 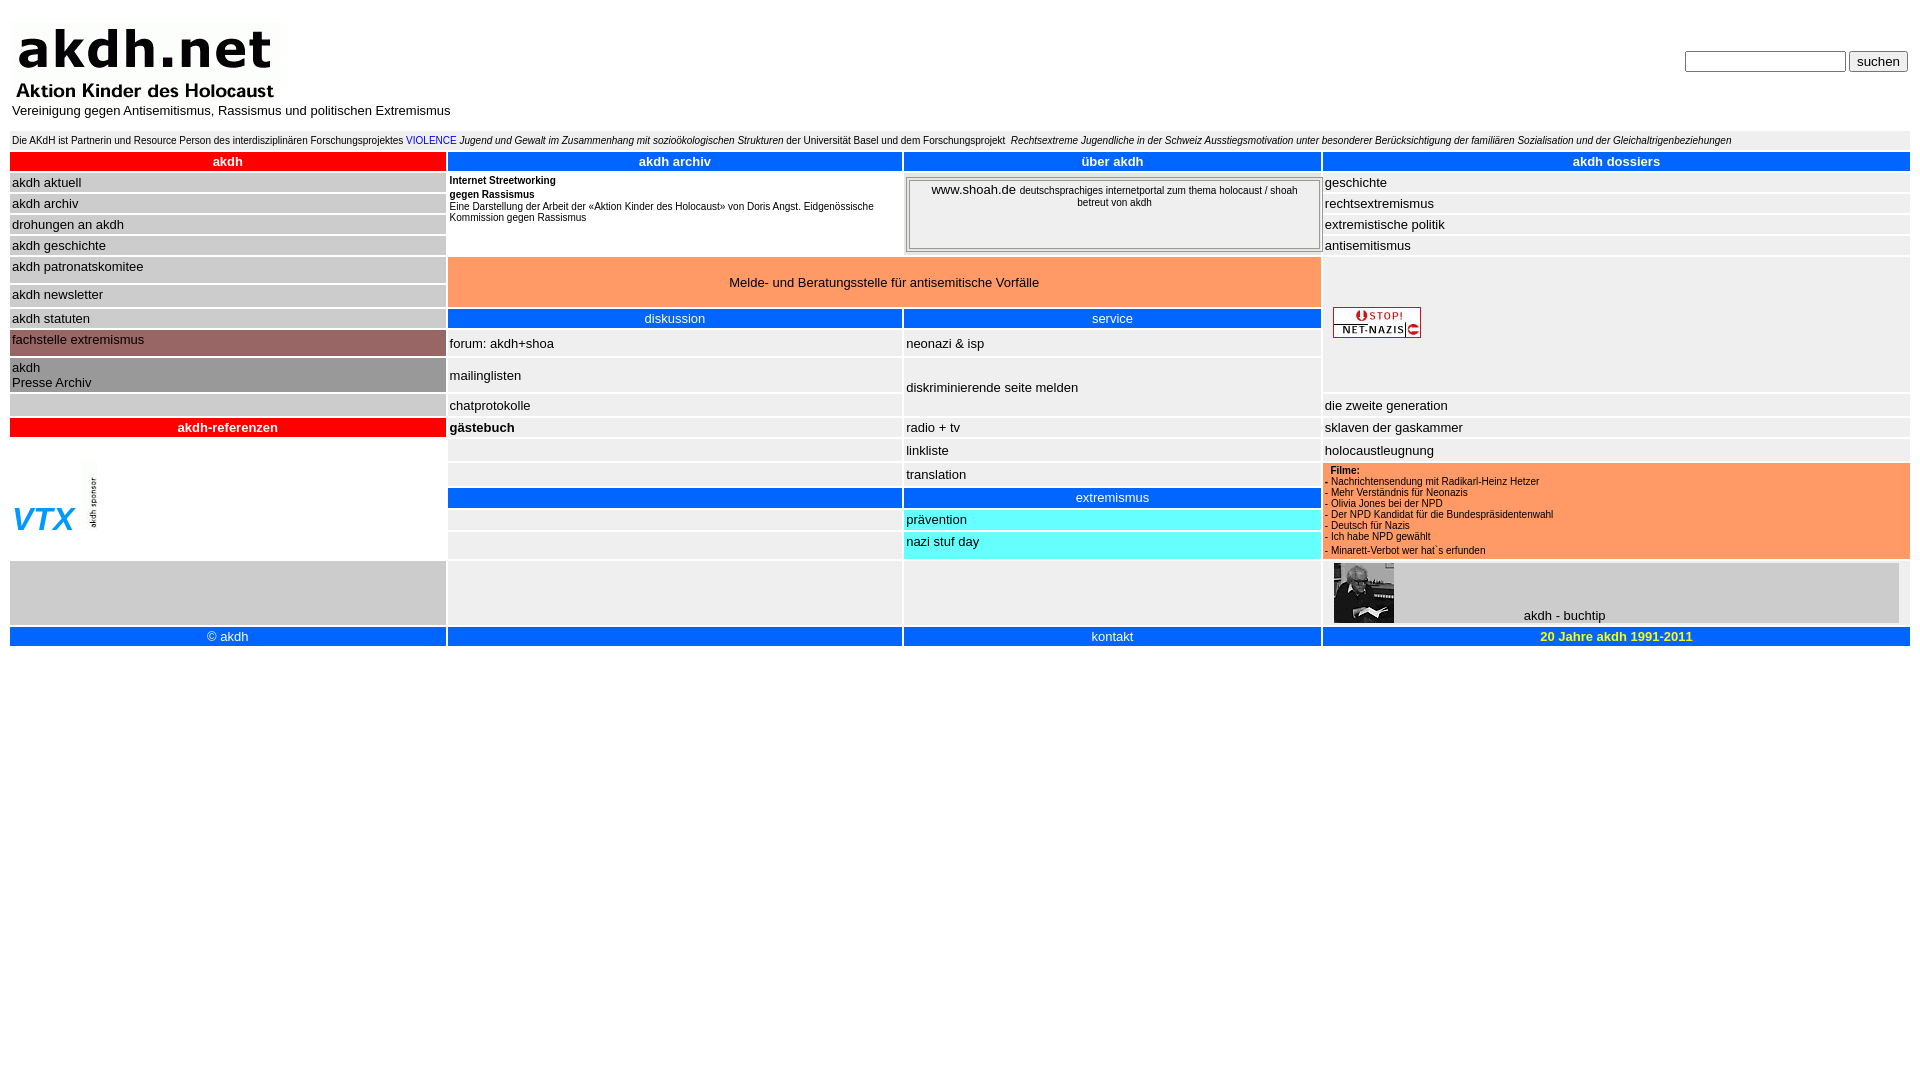 I want to click on 'seite melden', so click(x=1040, y=387).